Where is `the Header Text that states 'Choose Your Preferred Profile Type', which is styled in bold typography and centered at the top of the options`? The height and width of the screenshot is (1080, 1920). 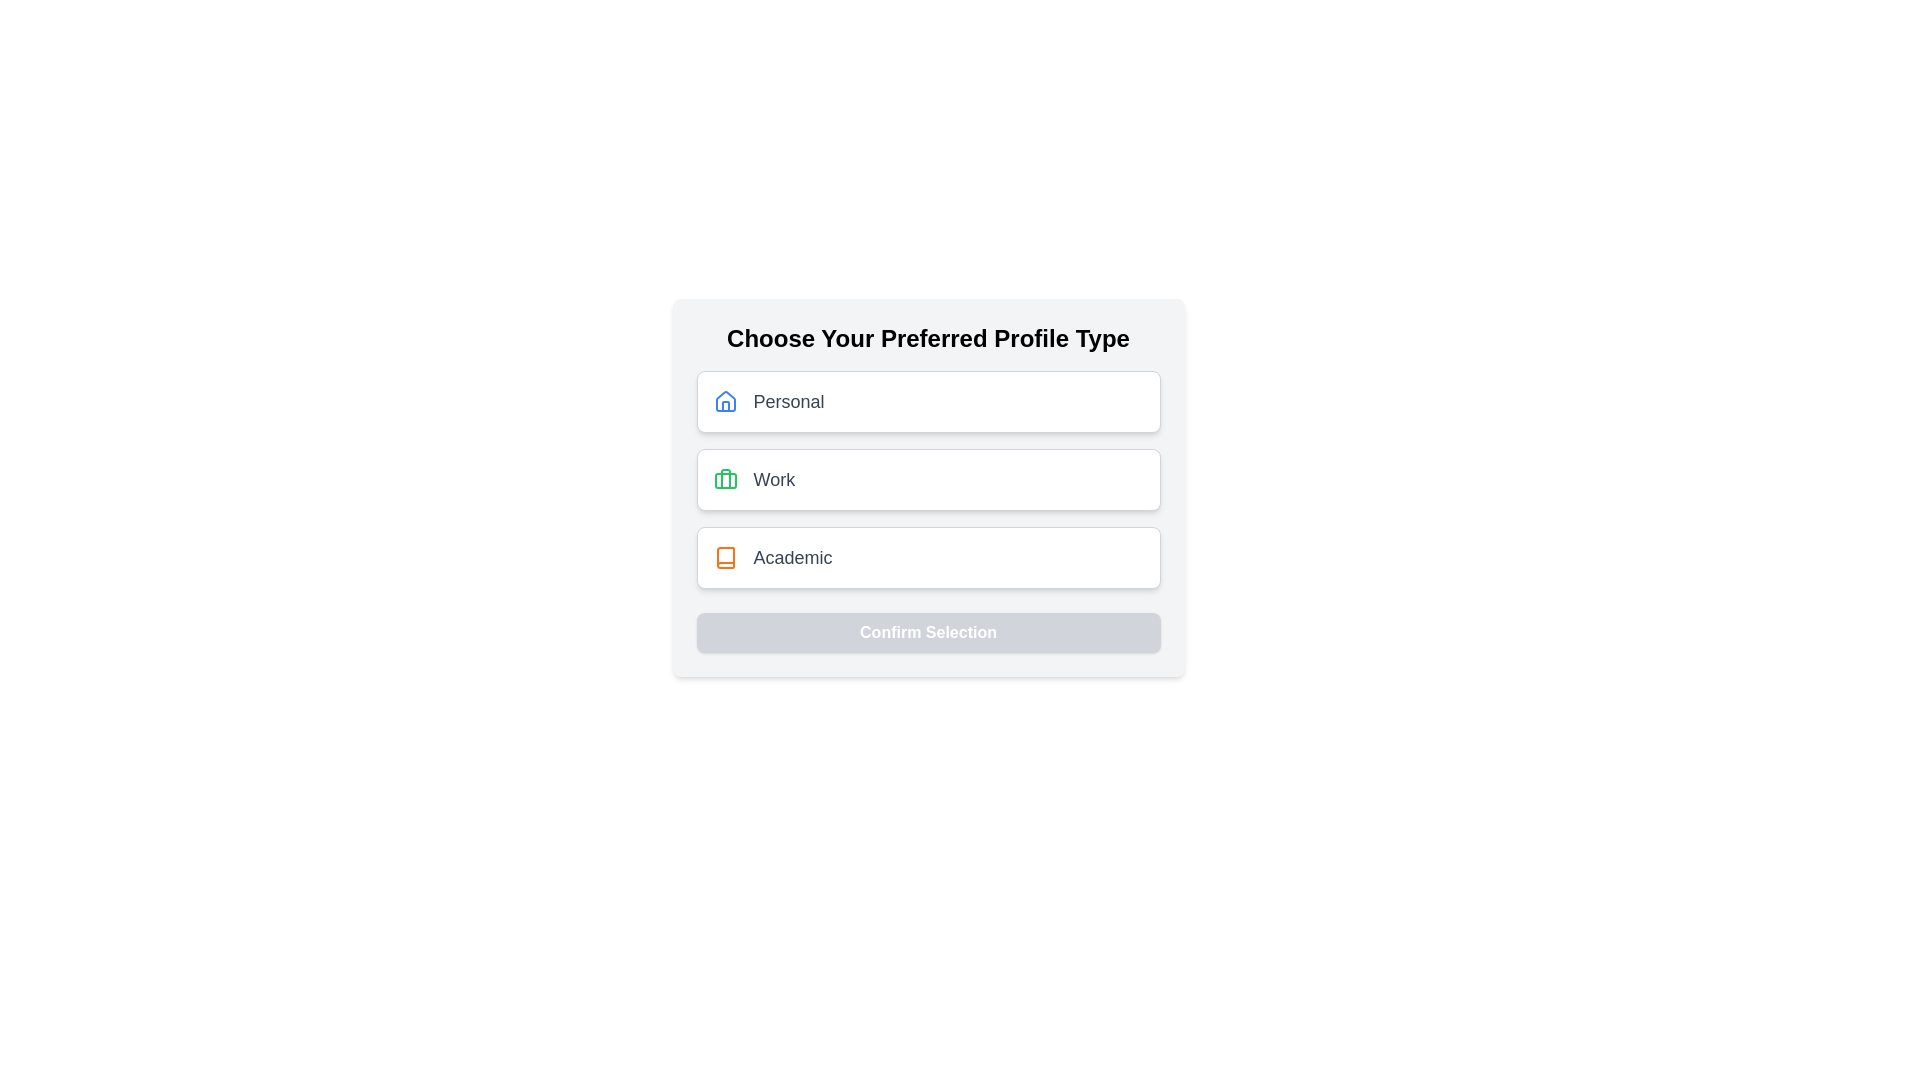 the Header Text that states 'Choose Your Preferred Profile Type', which is styled in bold typography and centered at the top of the options is located at coordinates (927, 338).